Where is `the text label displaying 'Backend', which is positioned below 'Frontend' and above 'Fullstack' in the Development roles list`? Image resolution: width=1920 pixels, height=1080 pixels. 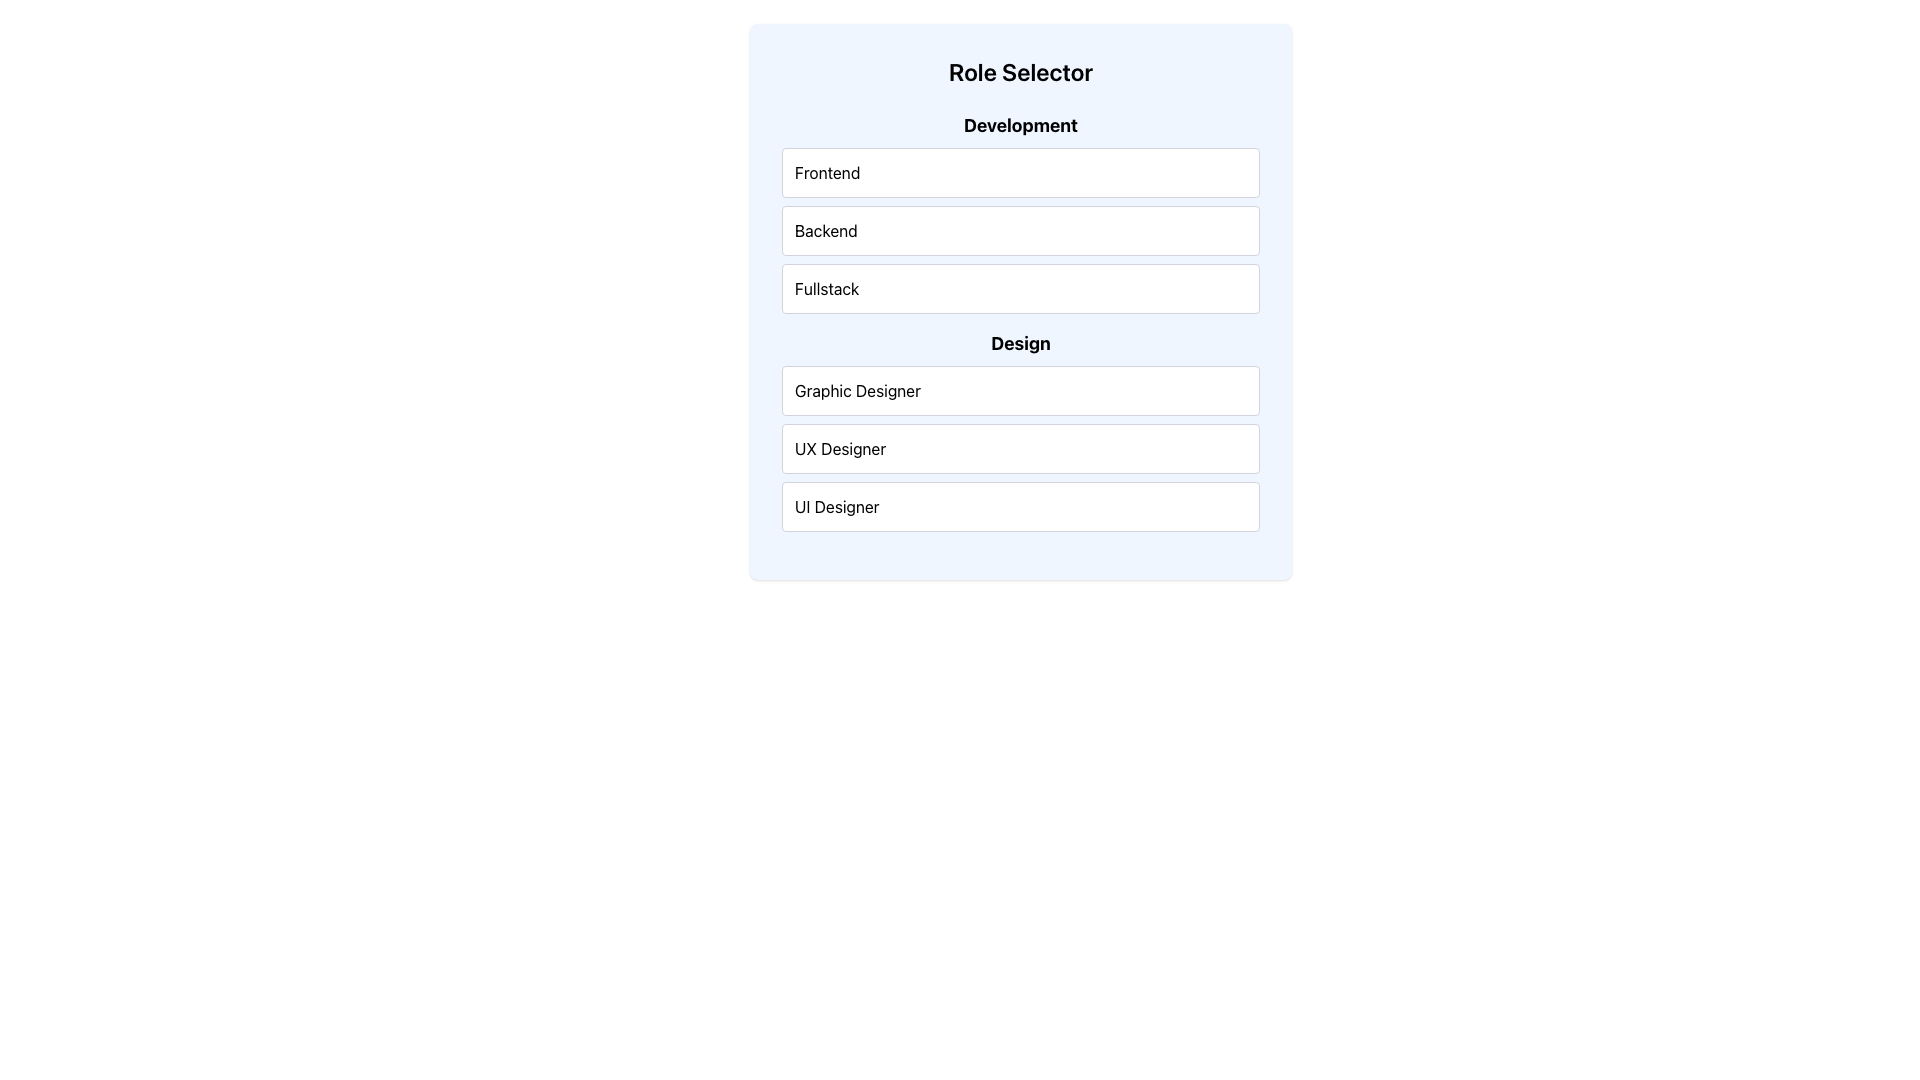
the text label displaying 'Backend', which is positioned below 'Frontend' and above 'Fullstack' in the Development roles list is located at coordinates (826, 230).